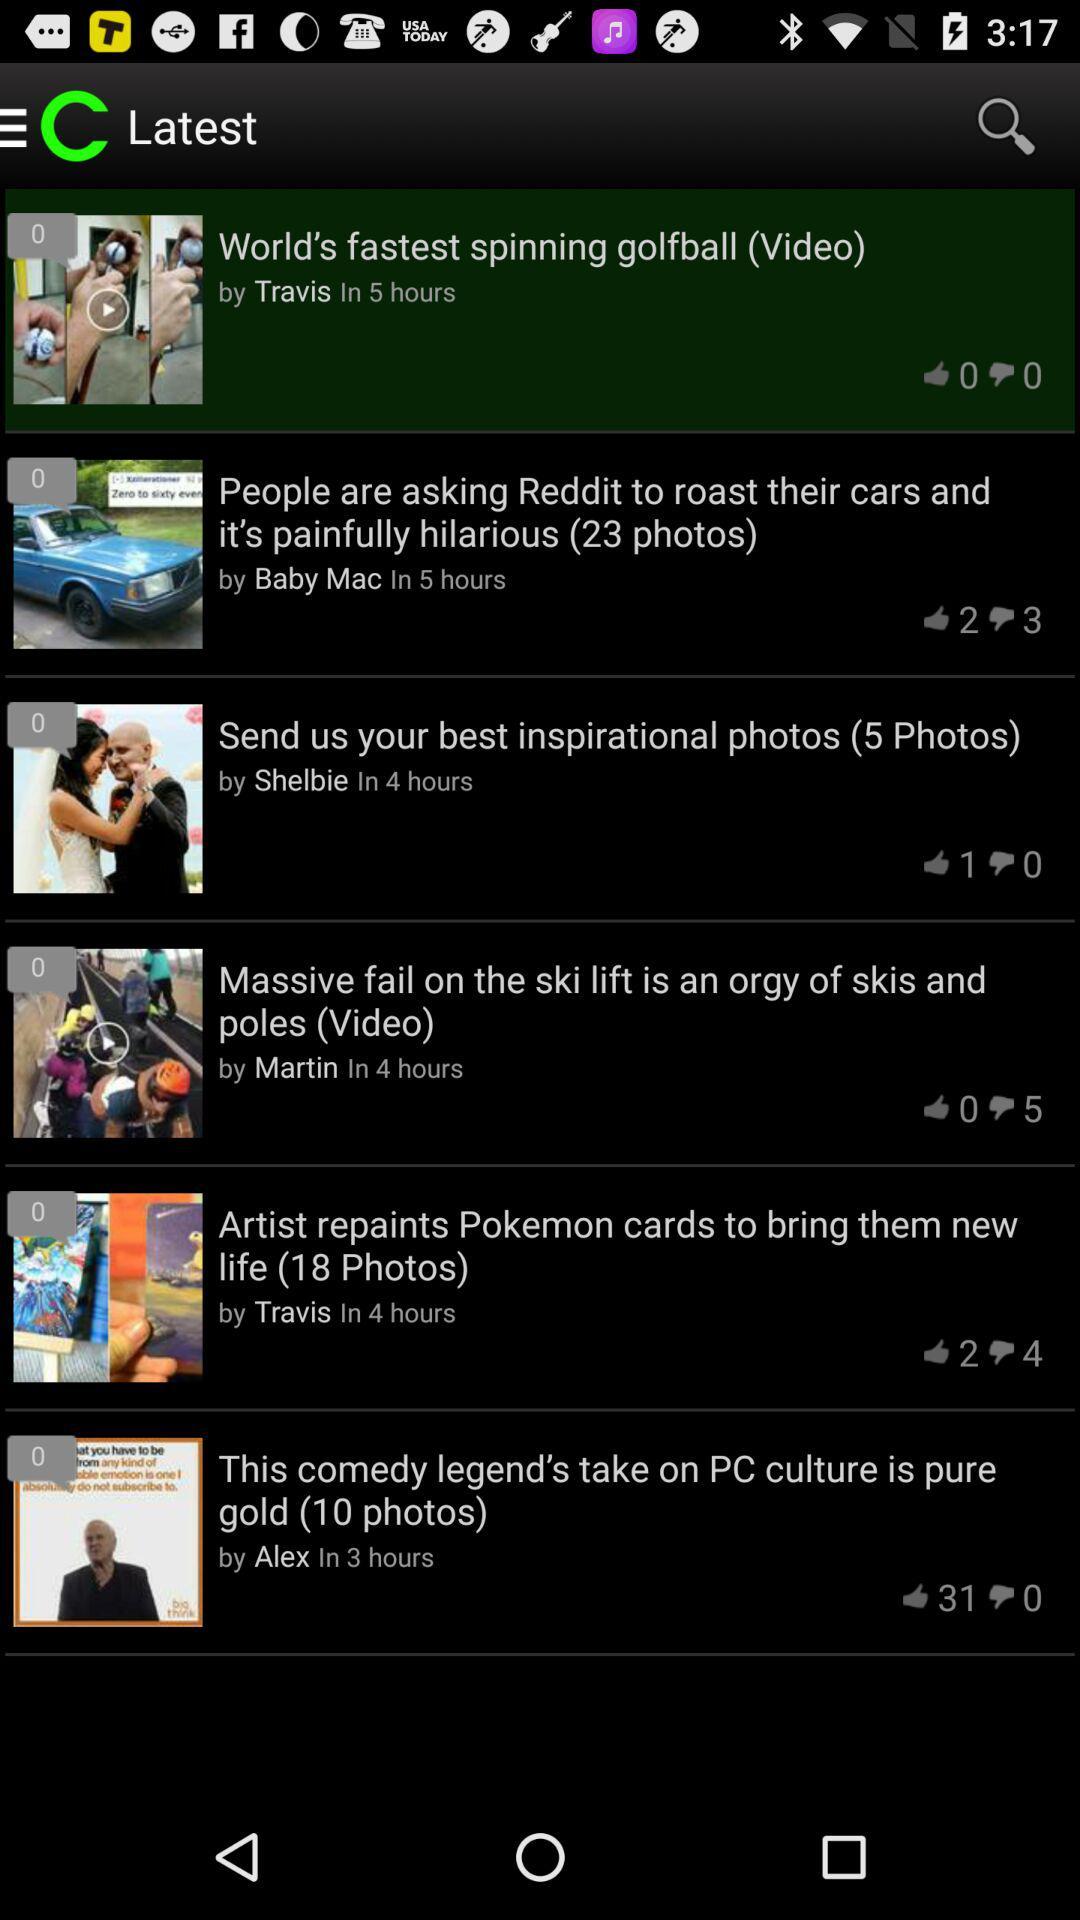  What do you see at coordinates (630, 1243) in the screenshot?
I see `app above the travis app` at bounding box center [630, 1243].